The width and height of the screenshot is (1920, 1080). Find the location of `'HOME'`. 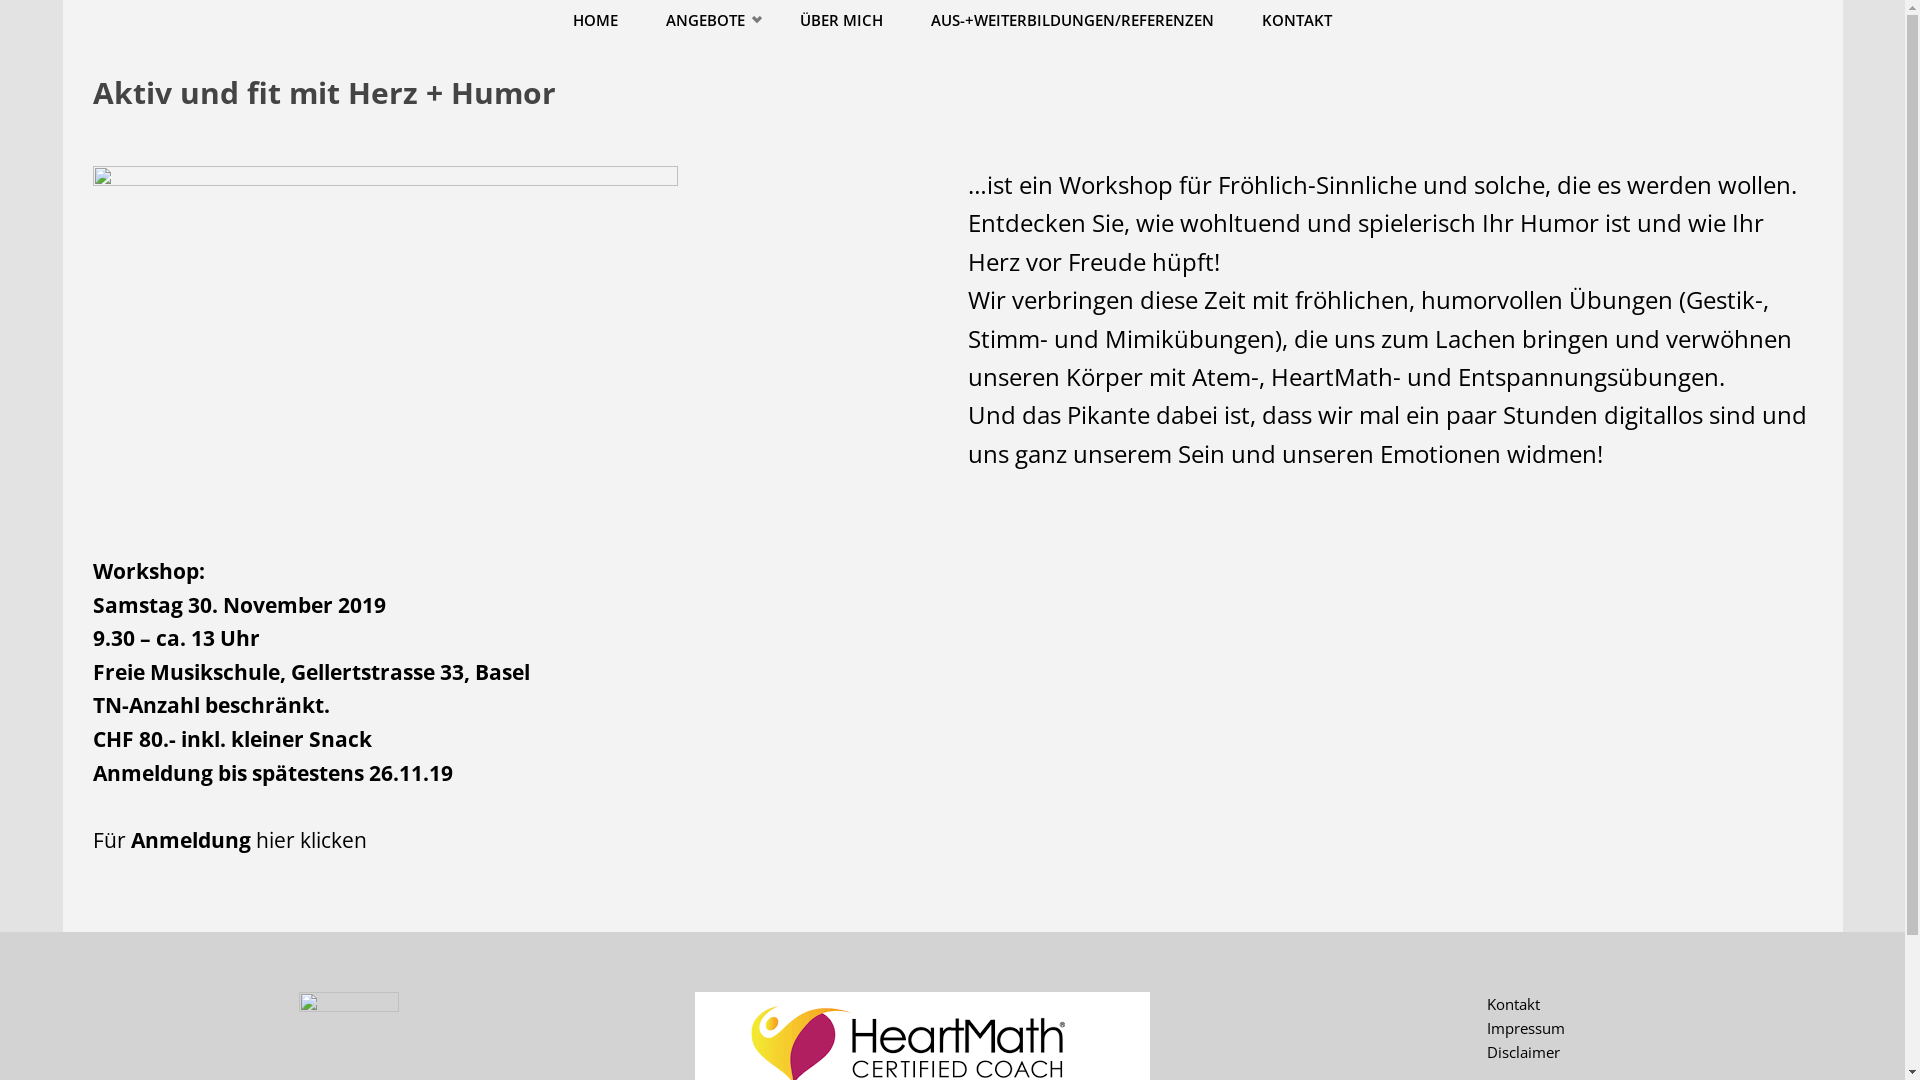

'HOME' is located at coordinates (594, 19).